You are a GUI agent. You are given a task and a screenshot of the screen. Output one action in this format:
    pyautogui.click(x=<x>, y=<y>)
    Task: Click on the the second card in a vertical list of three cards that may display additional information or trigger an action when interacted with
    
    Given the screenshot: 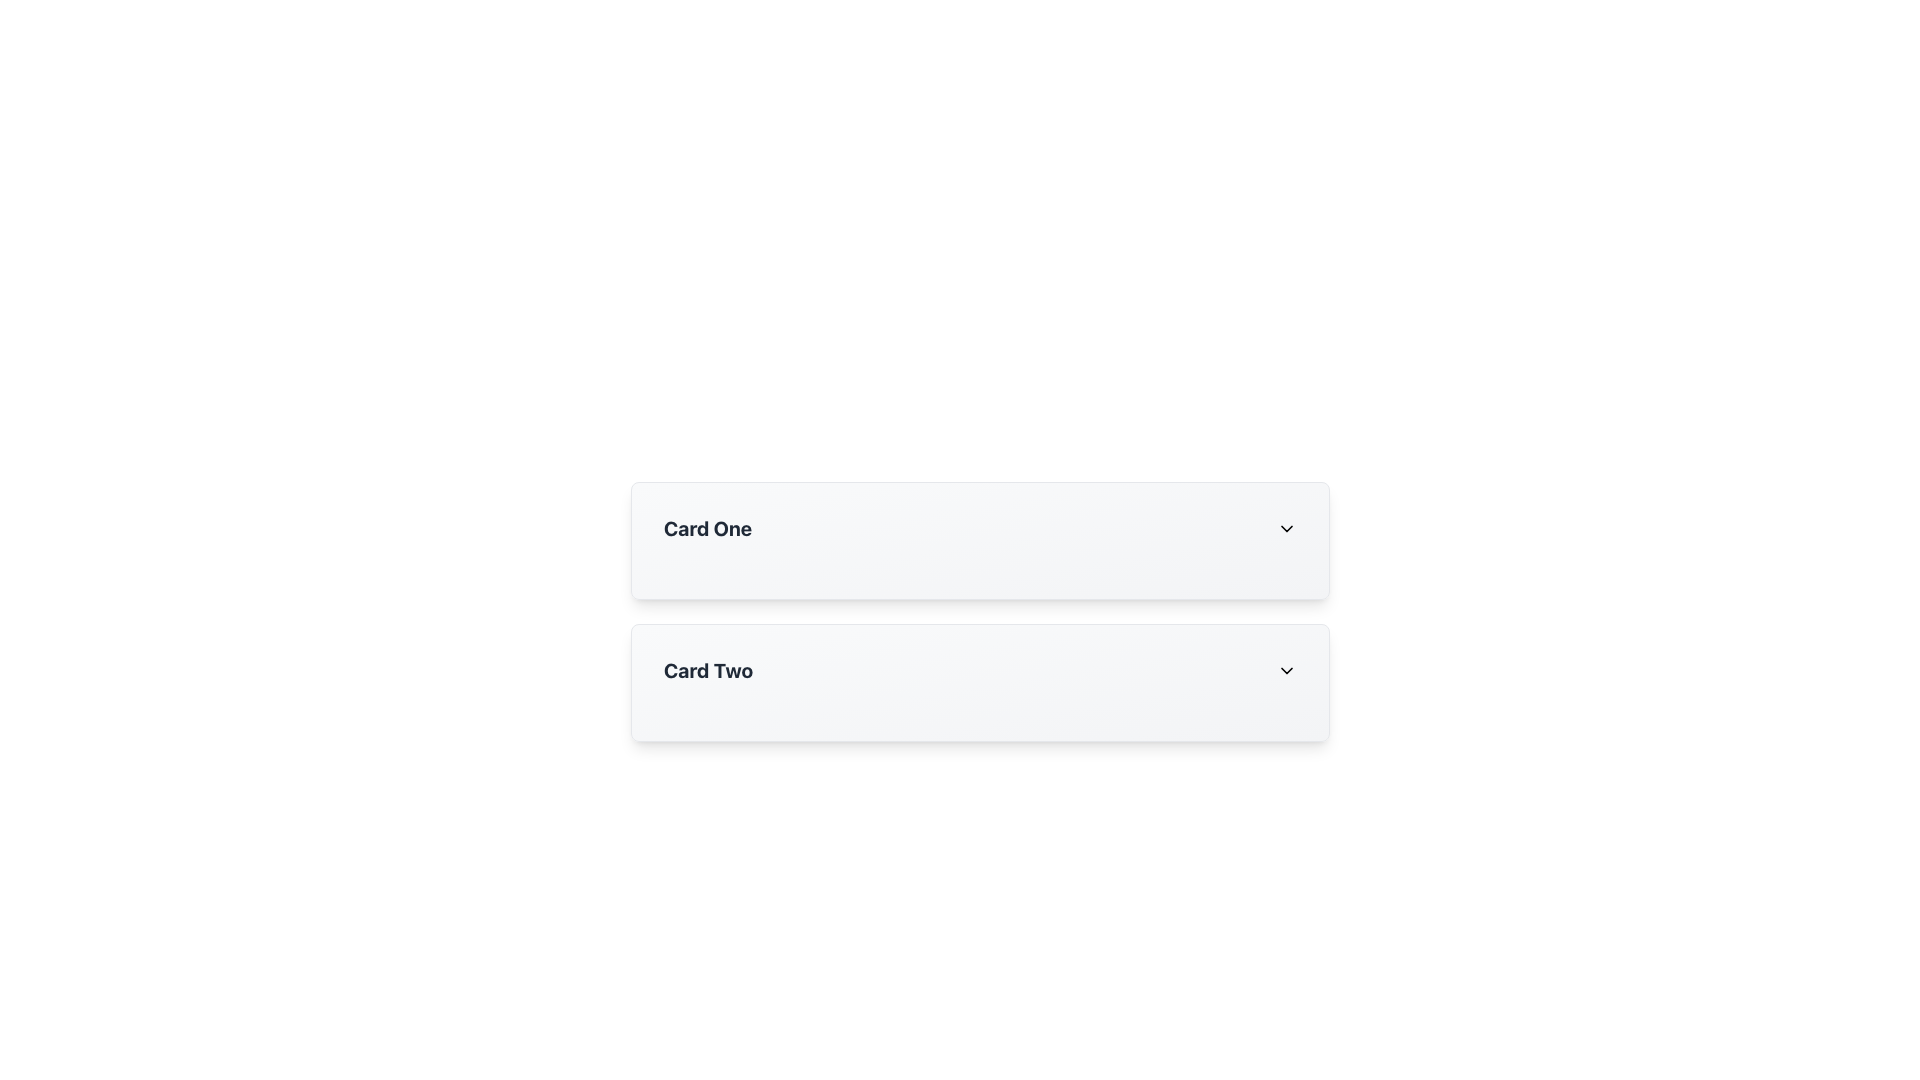 What is the action you would take?
    pyautogui.click(x=980, y=681)
    